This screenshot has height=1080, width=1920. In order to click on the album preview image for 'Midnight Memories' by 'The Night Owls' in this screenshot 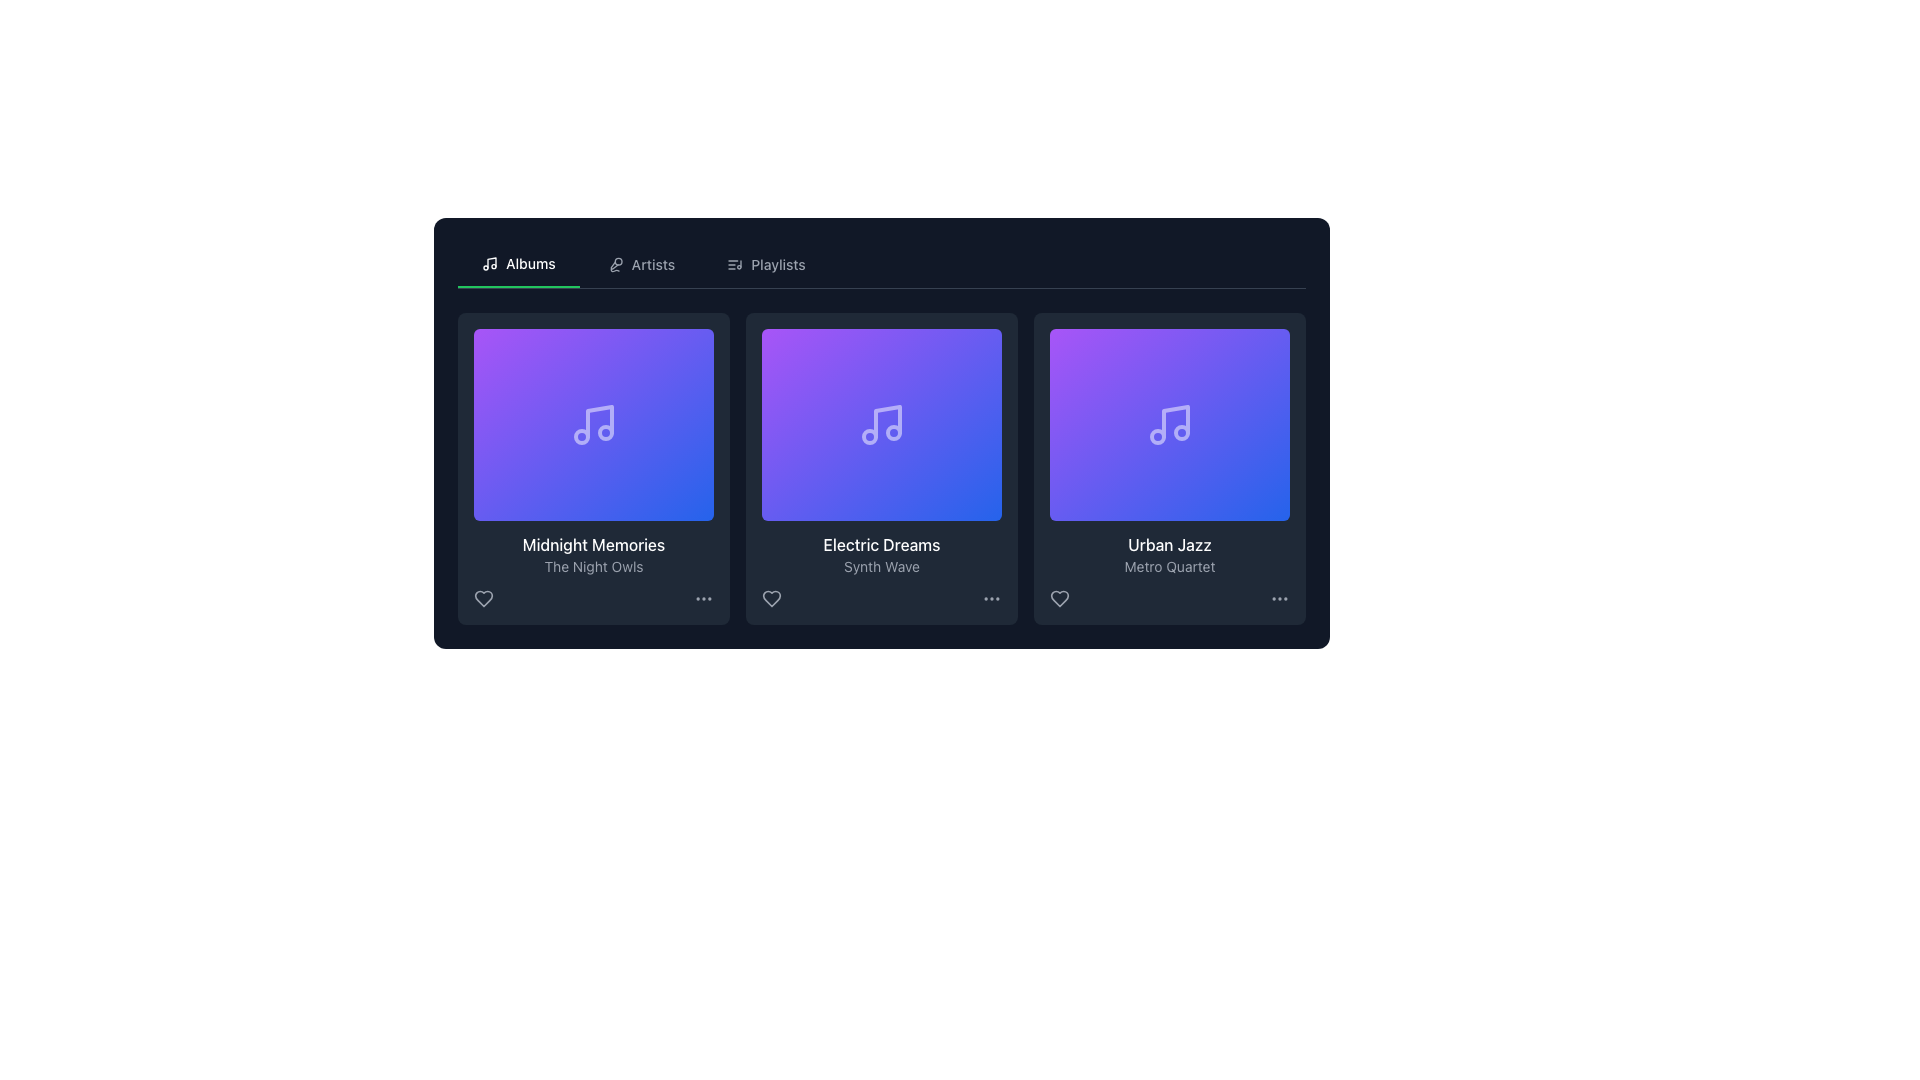, I will do `click(593, 423)`.